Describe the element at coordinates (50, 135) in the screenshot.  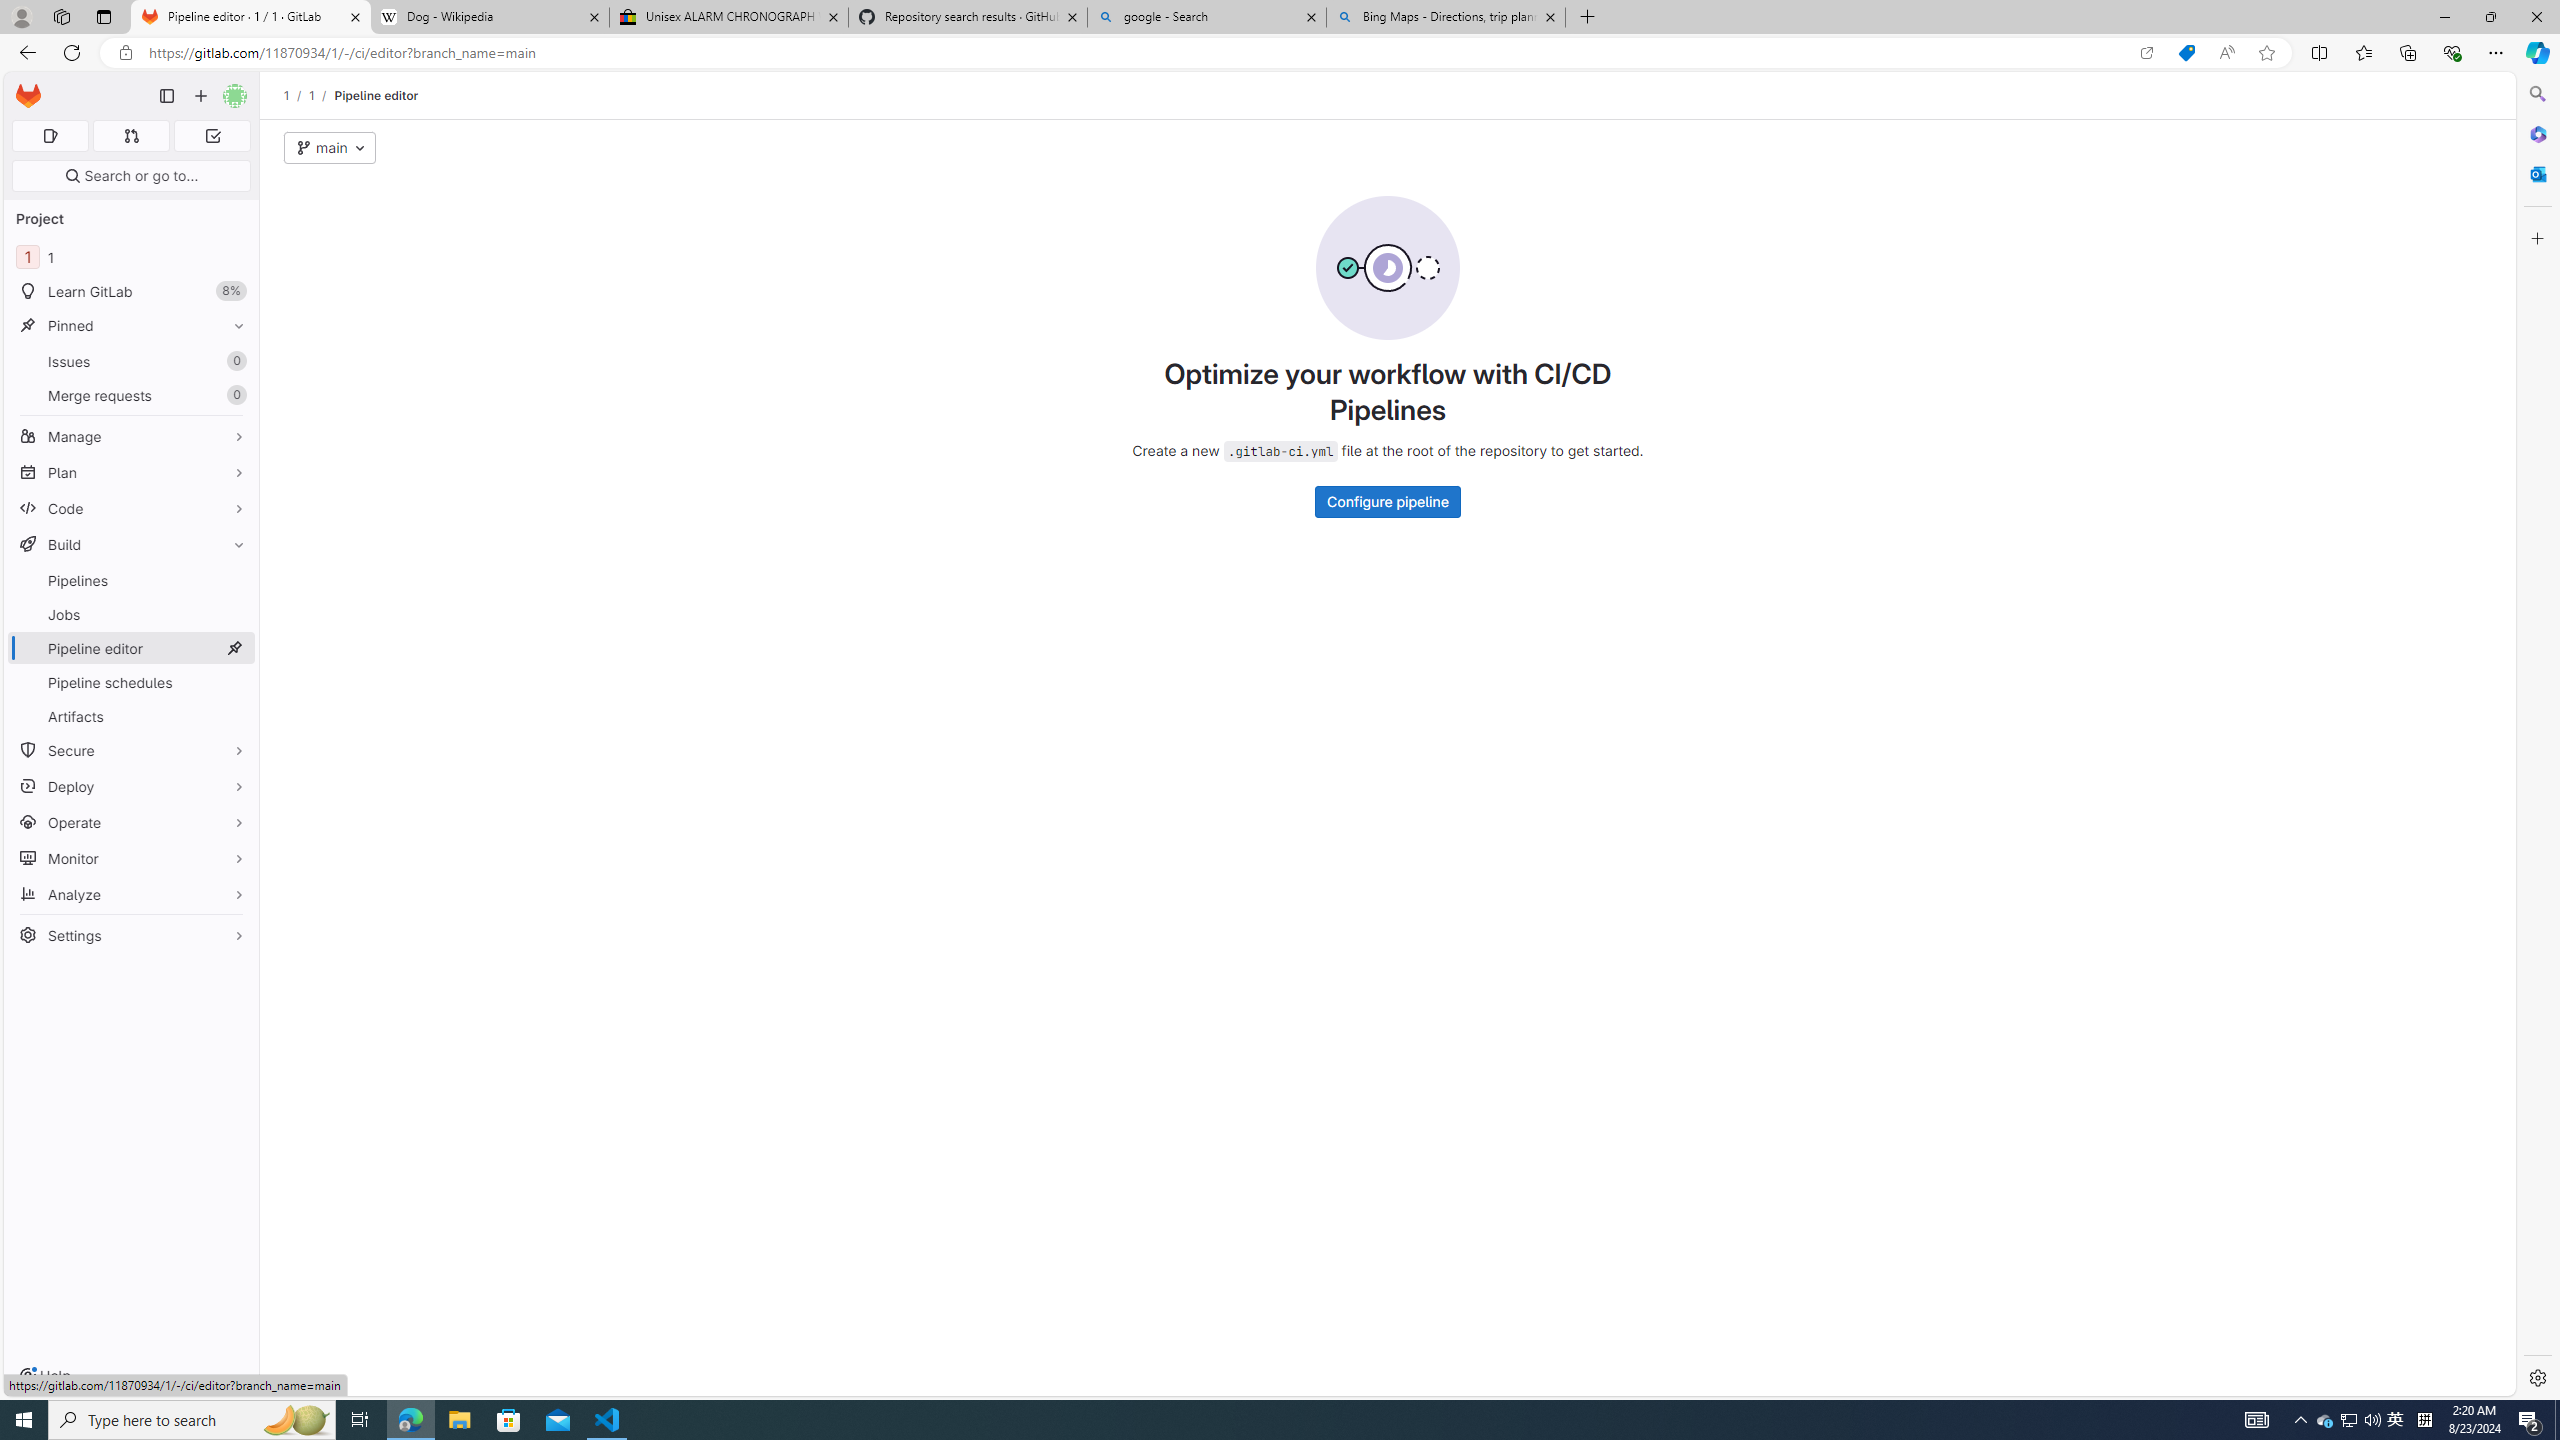
I see `'Assigned issues 0'` at that location.